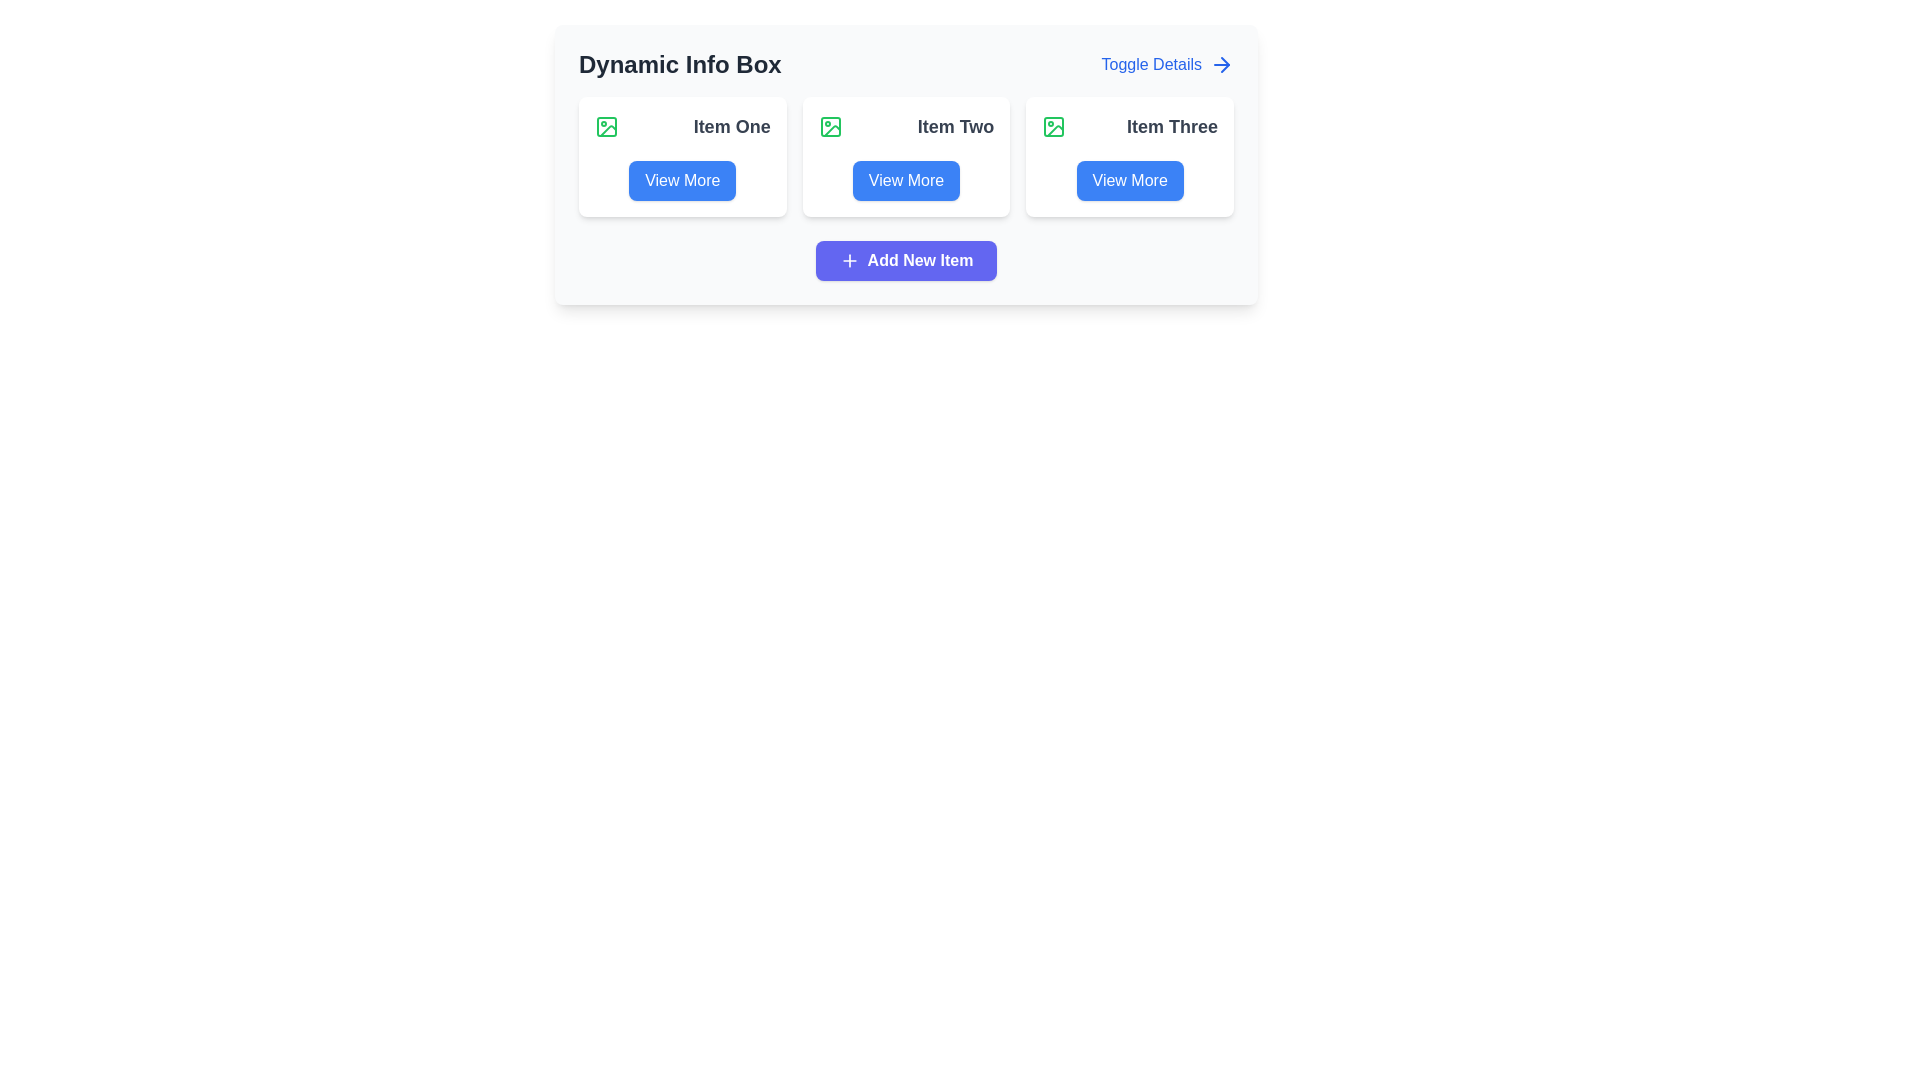 This screenshot has width=1920, height=1080. What do you see at coordinates (905, 260) in the screenshot?
I see `the 'Add New Item' button, which has a blue background and white text, located at the bottom of the 'Dynamic Info Box' component` at bounding box center [905, 260].